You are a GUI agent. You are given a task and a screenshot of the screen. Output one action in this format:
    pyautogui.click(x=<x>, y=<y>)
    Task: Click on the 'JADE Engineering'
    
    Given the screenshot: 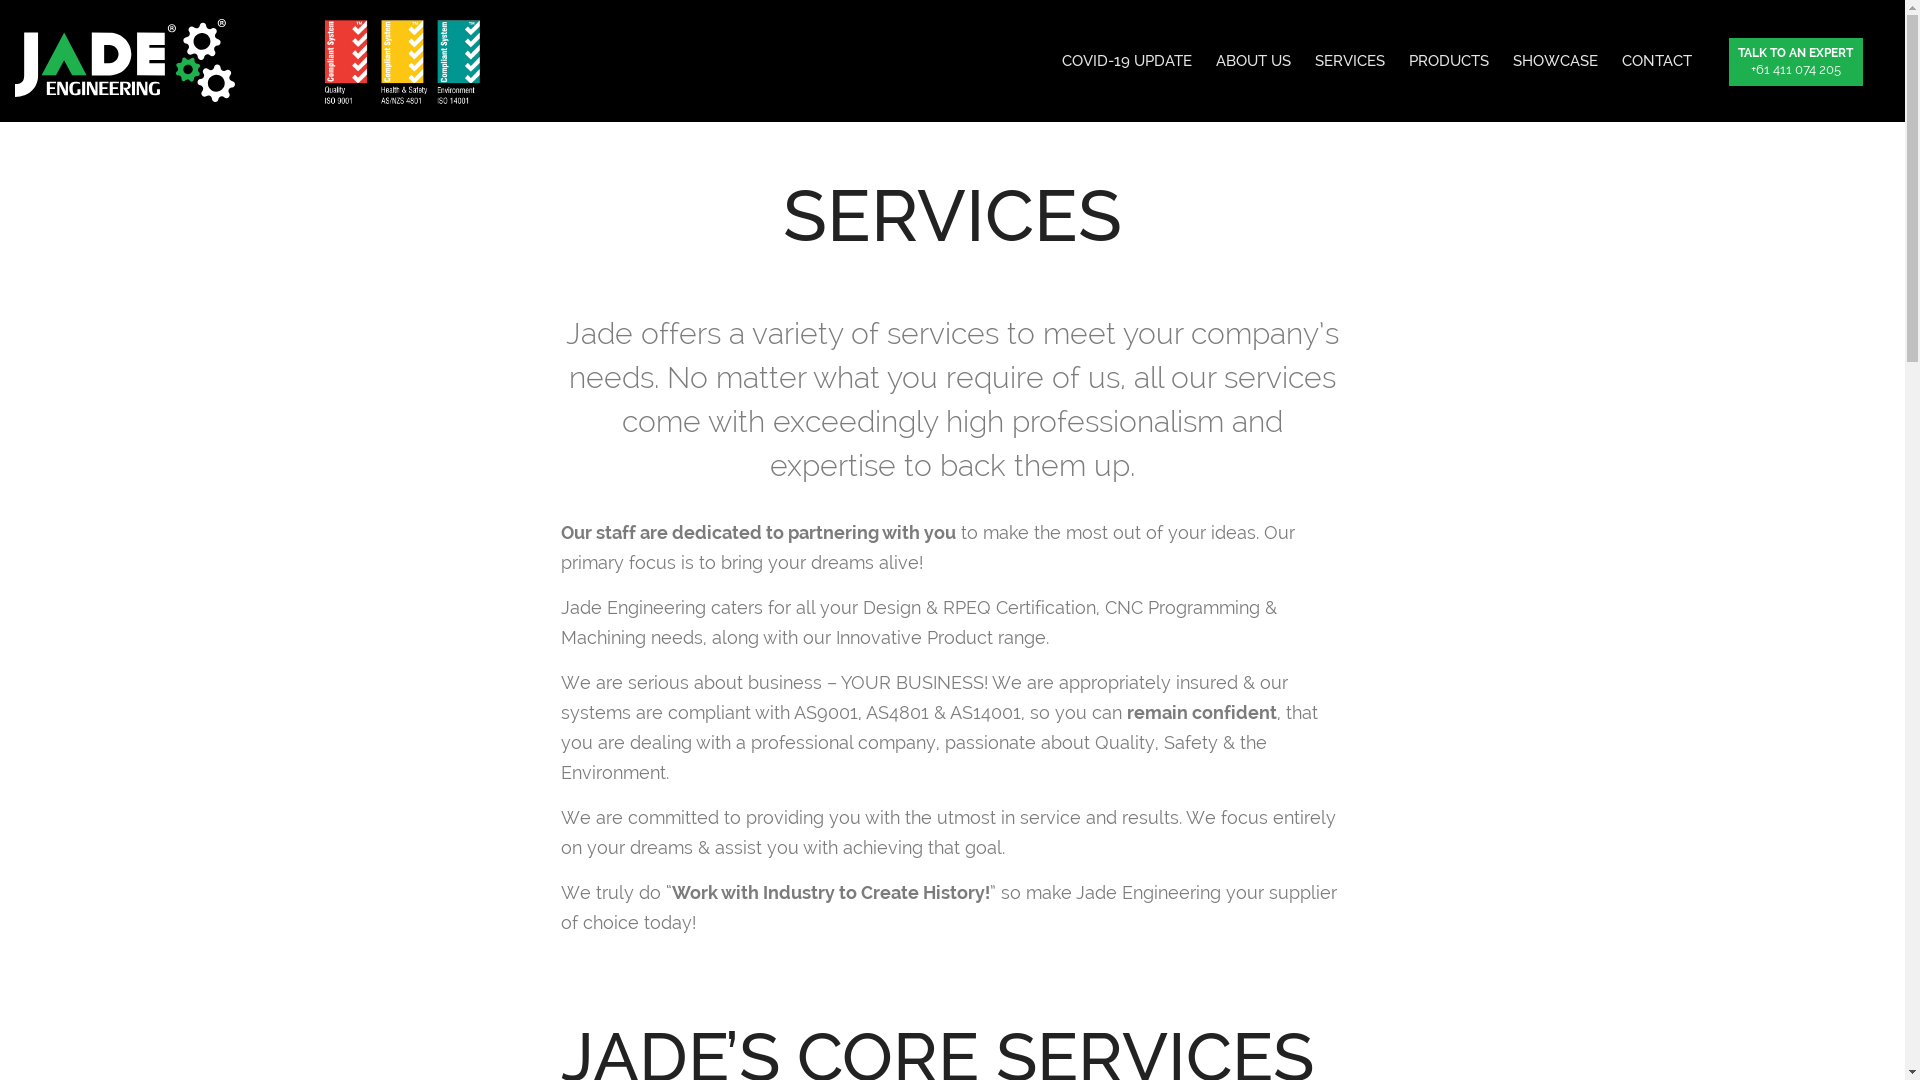 What is the action you would take?
    pyautogui.click(x=14, y=59)
    